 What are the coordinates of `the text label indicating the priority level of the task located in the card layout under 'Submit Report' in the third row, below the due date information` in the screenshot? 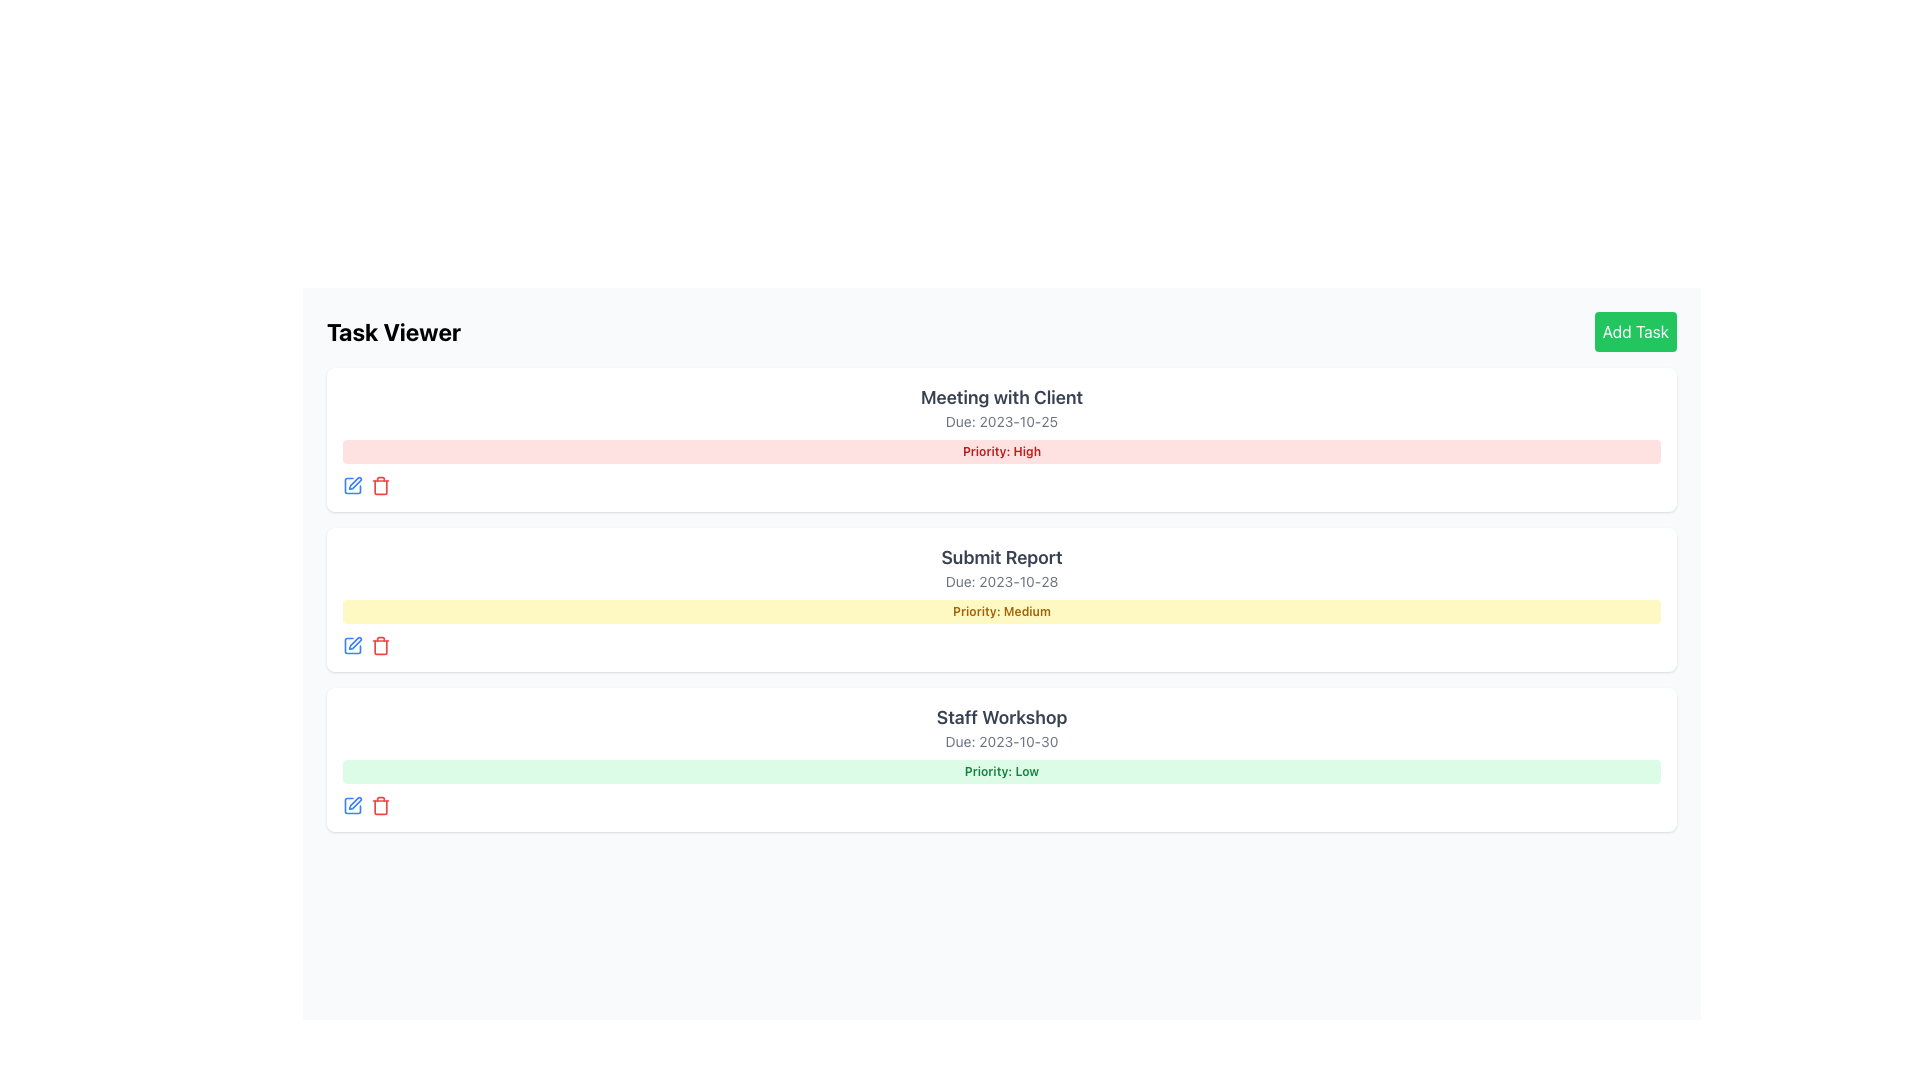 It's located at (1002, 611).